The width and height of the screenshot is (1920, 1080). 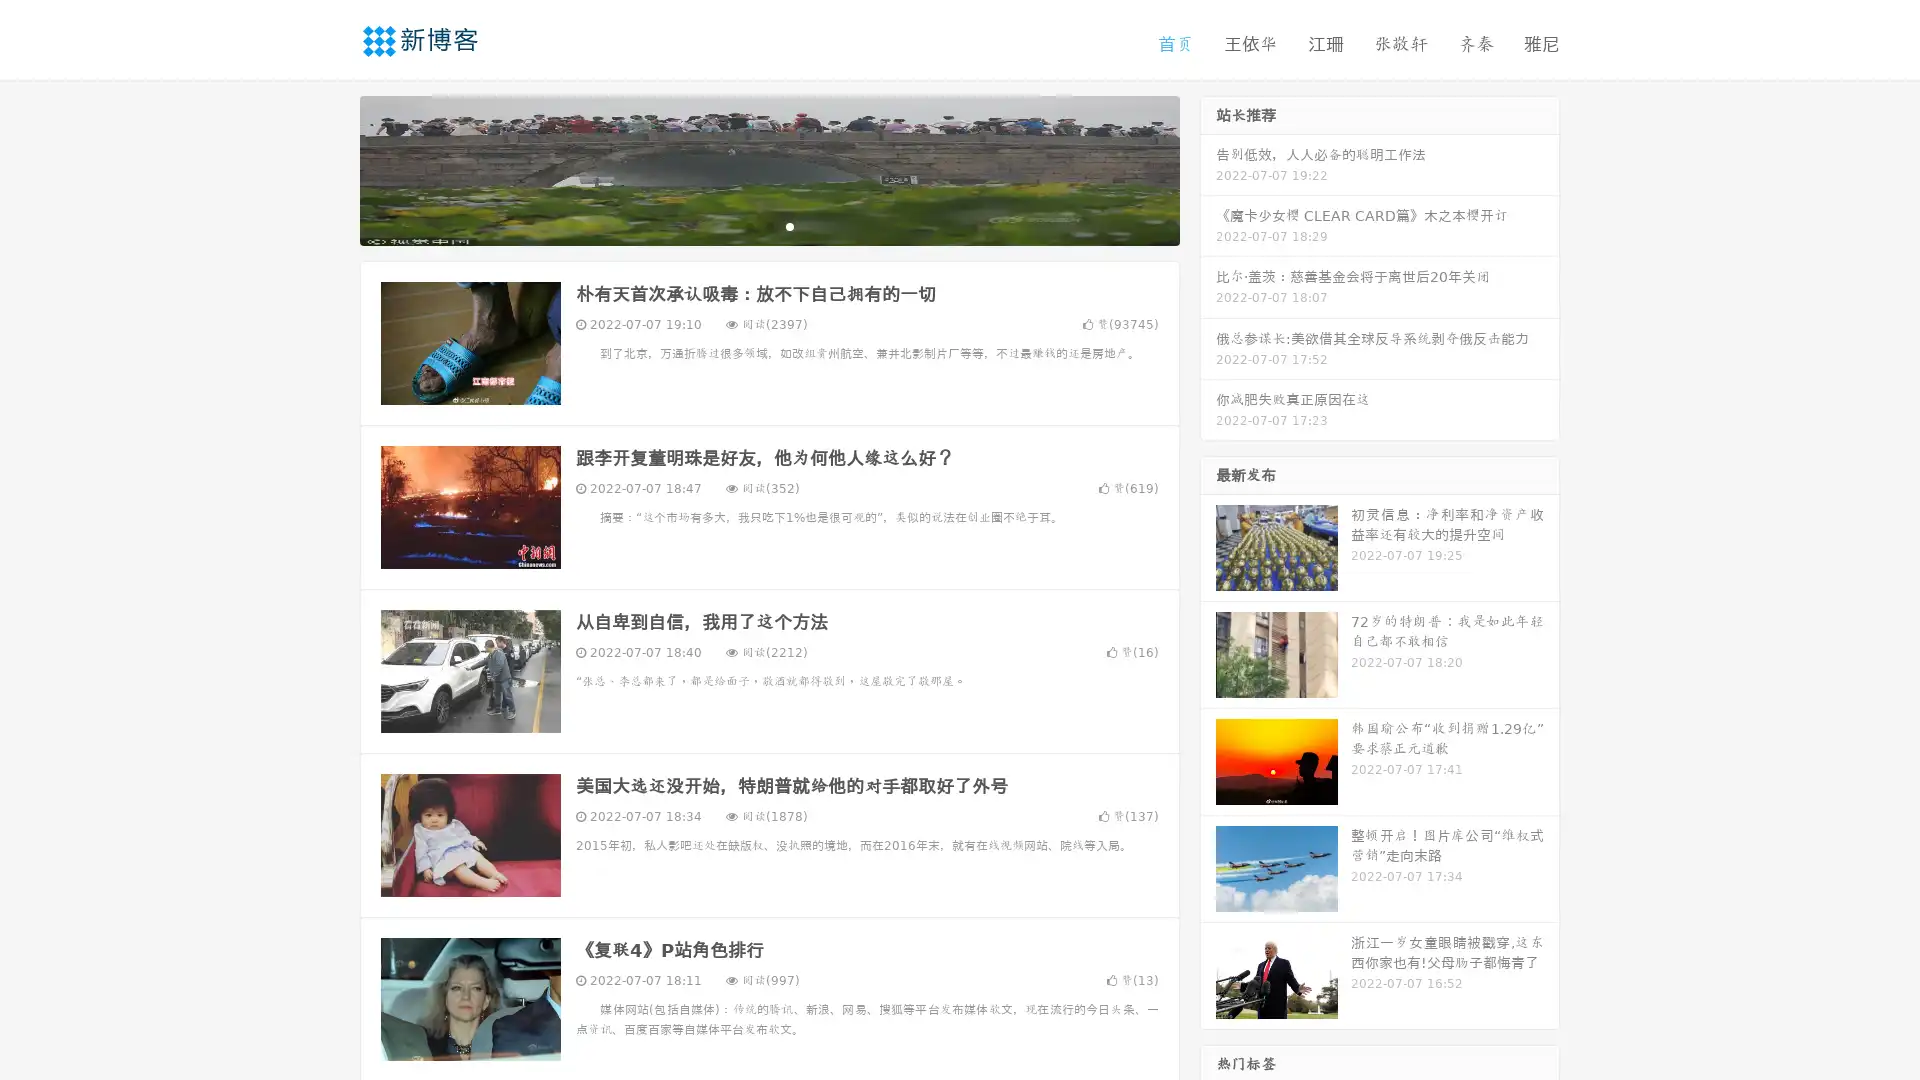 What do you see at coordinates (1208, 168) in the screenshot?
I see `Next slide` at bounding box center [1208, 168].